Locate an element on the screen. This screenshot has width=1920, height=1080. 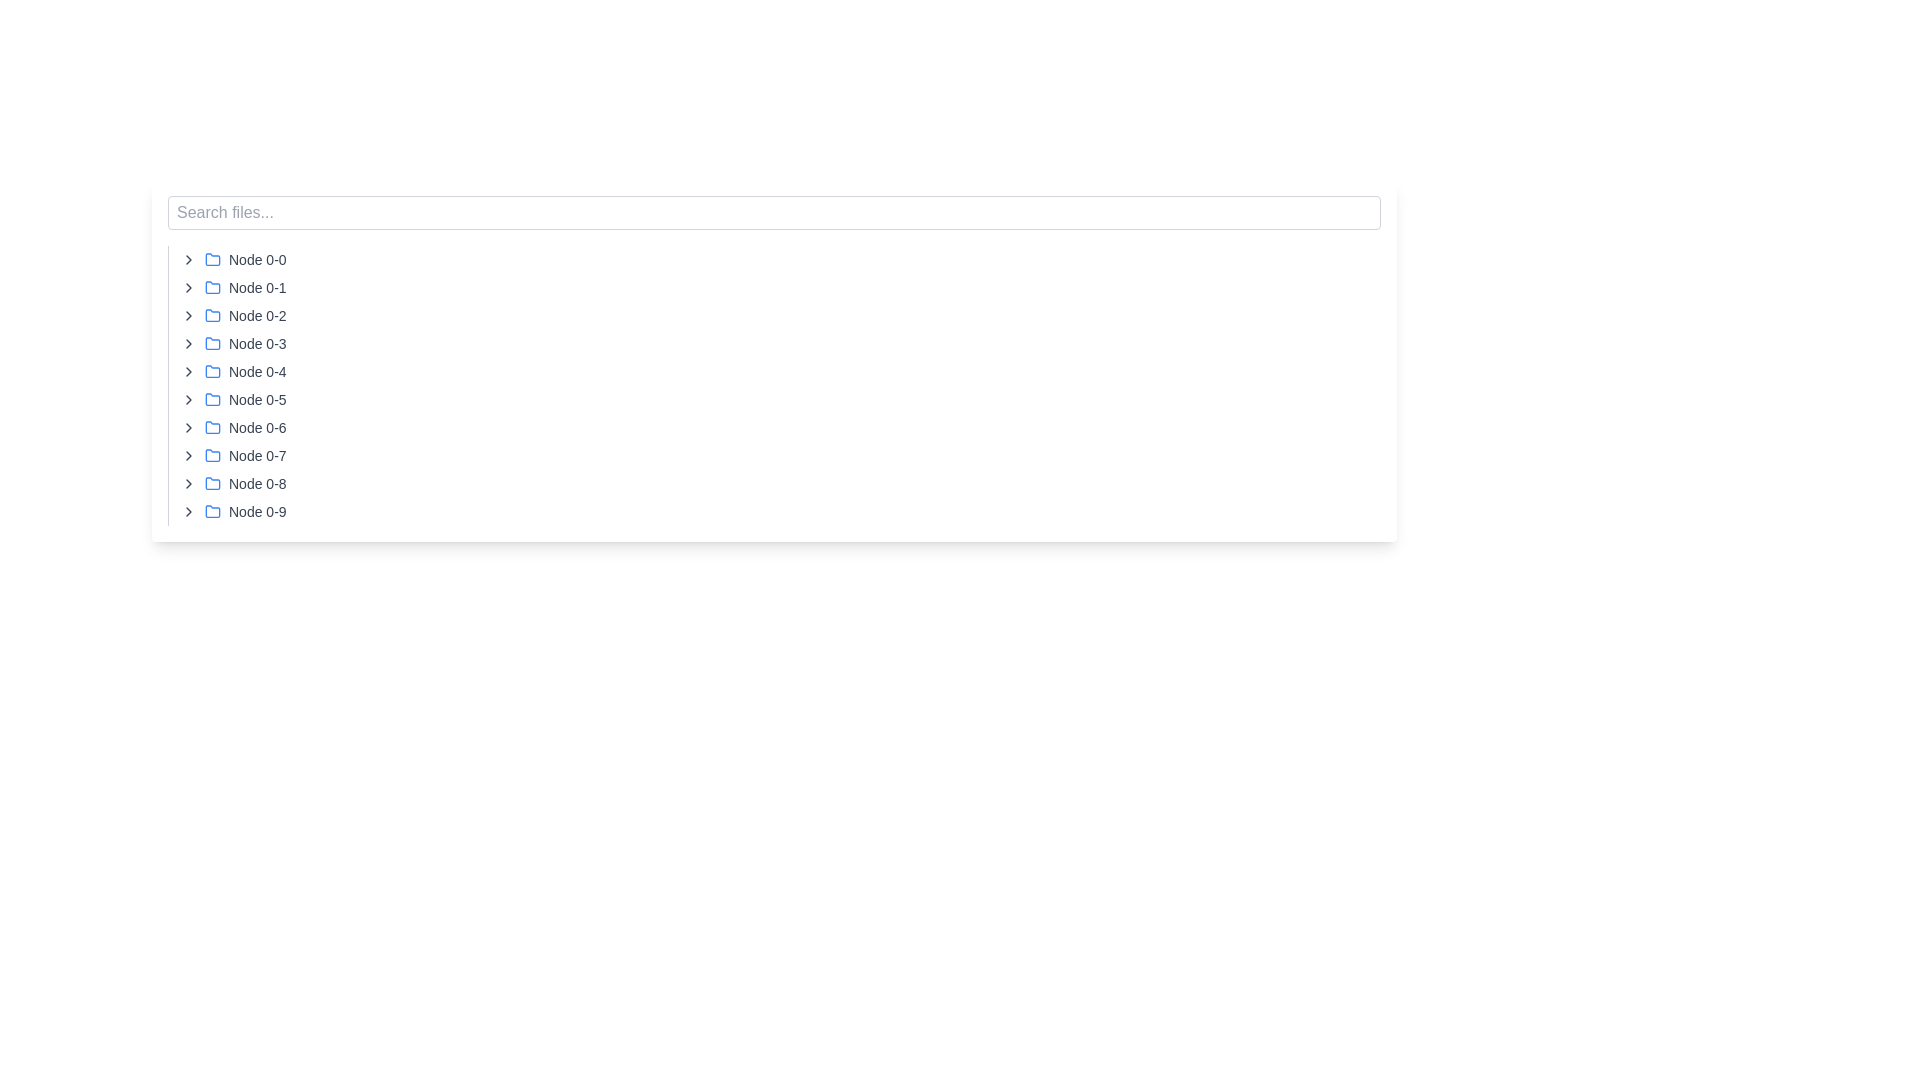
the Chevron Icon, which is a right-pointing arrow located to the left of the label 'Node 0-4' is located at coordinates (188, 371).